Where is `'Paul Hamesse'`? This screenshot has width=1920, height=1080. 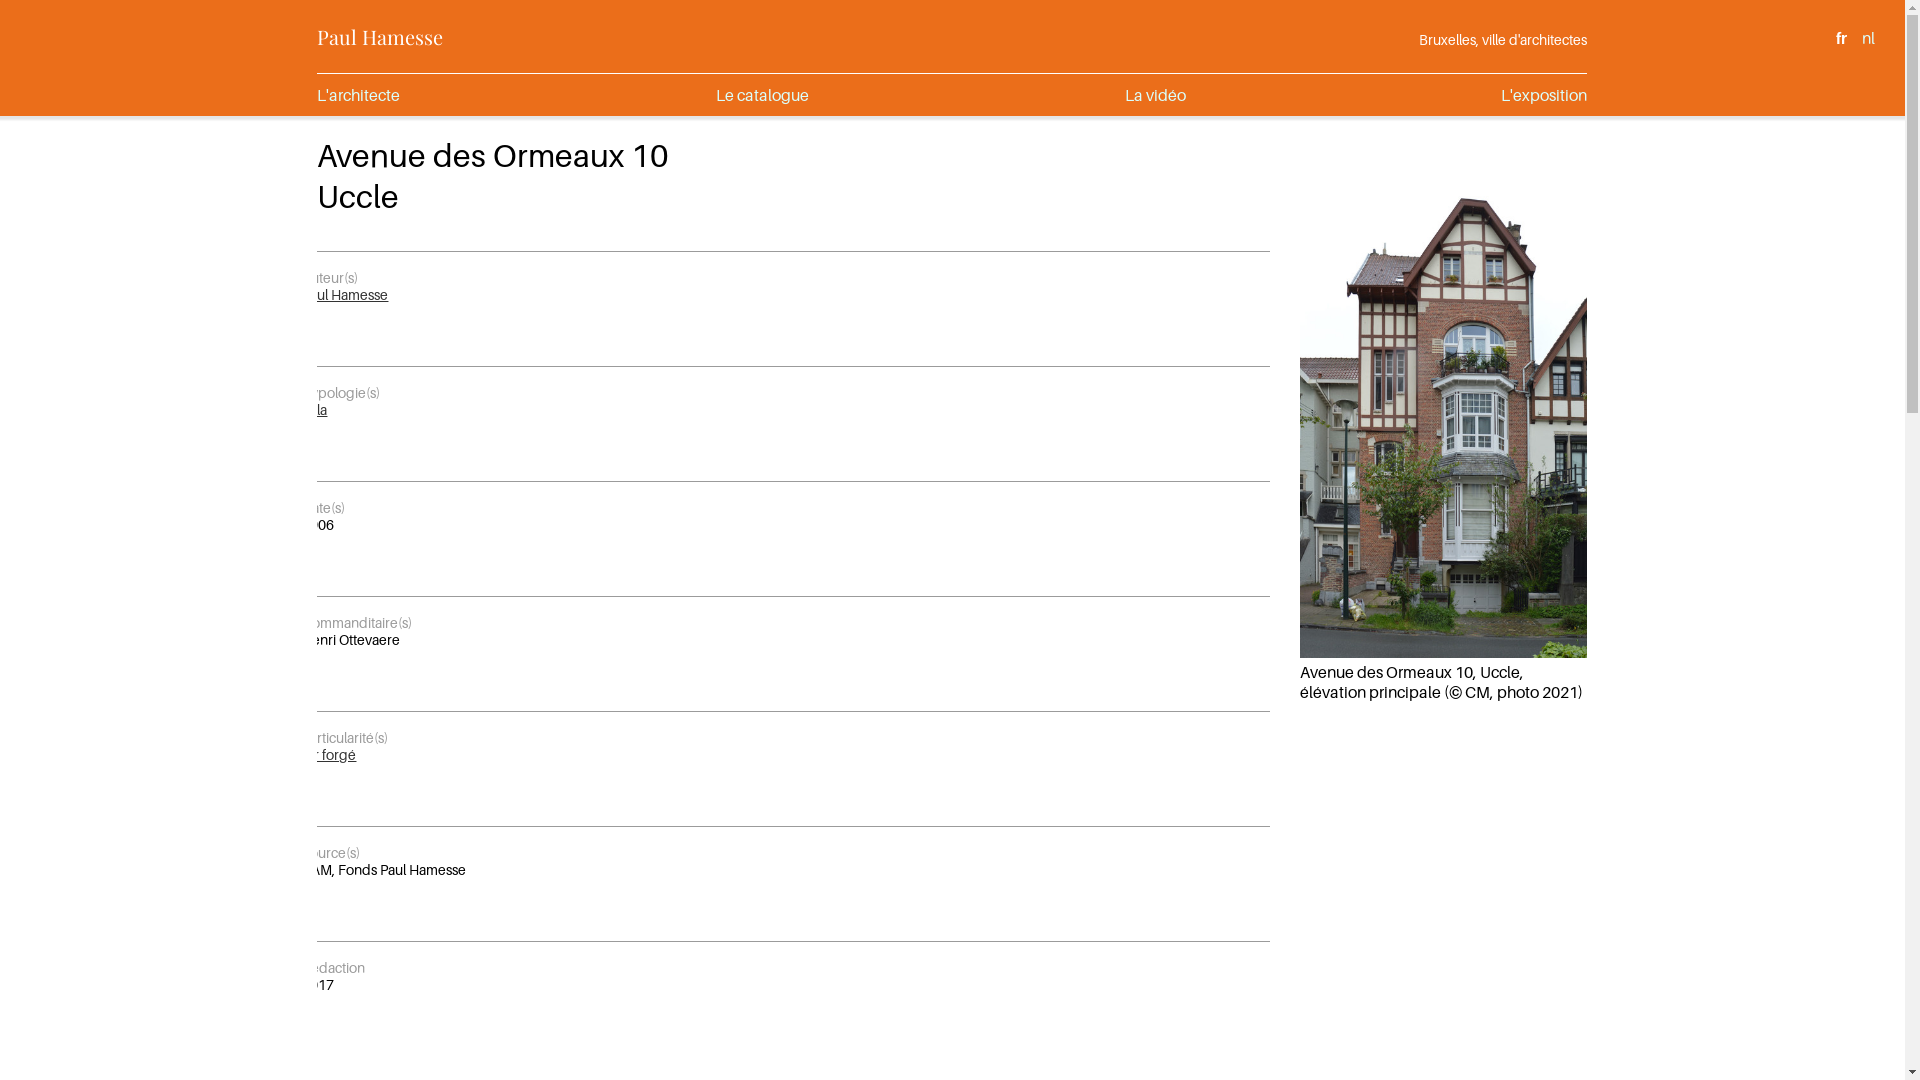
'Paul Hamesse' is located at coordinates (379, 36).